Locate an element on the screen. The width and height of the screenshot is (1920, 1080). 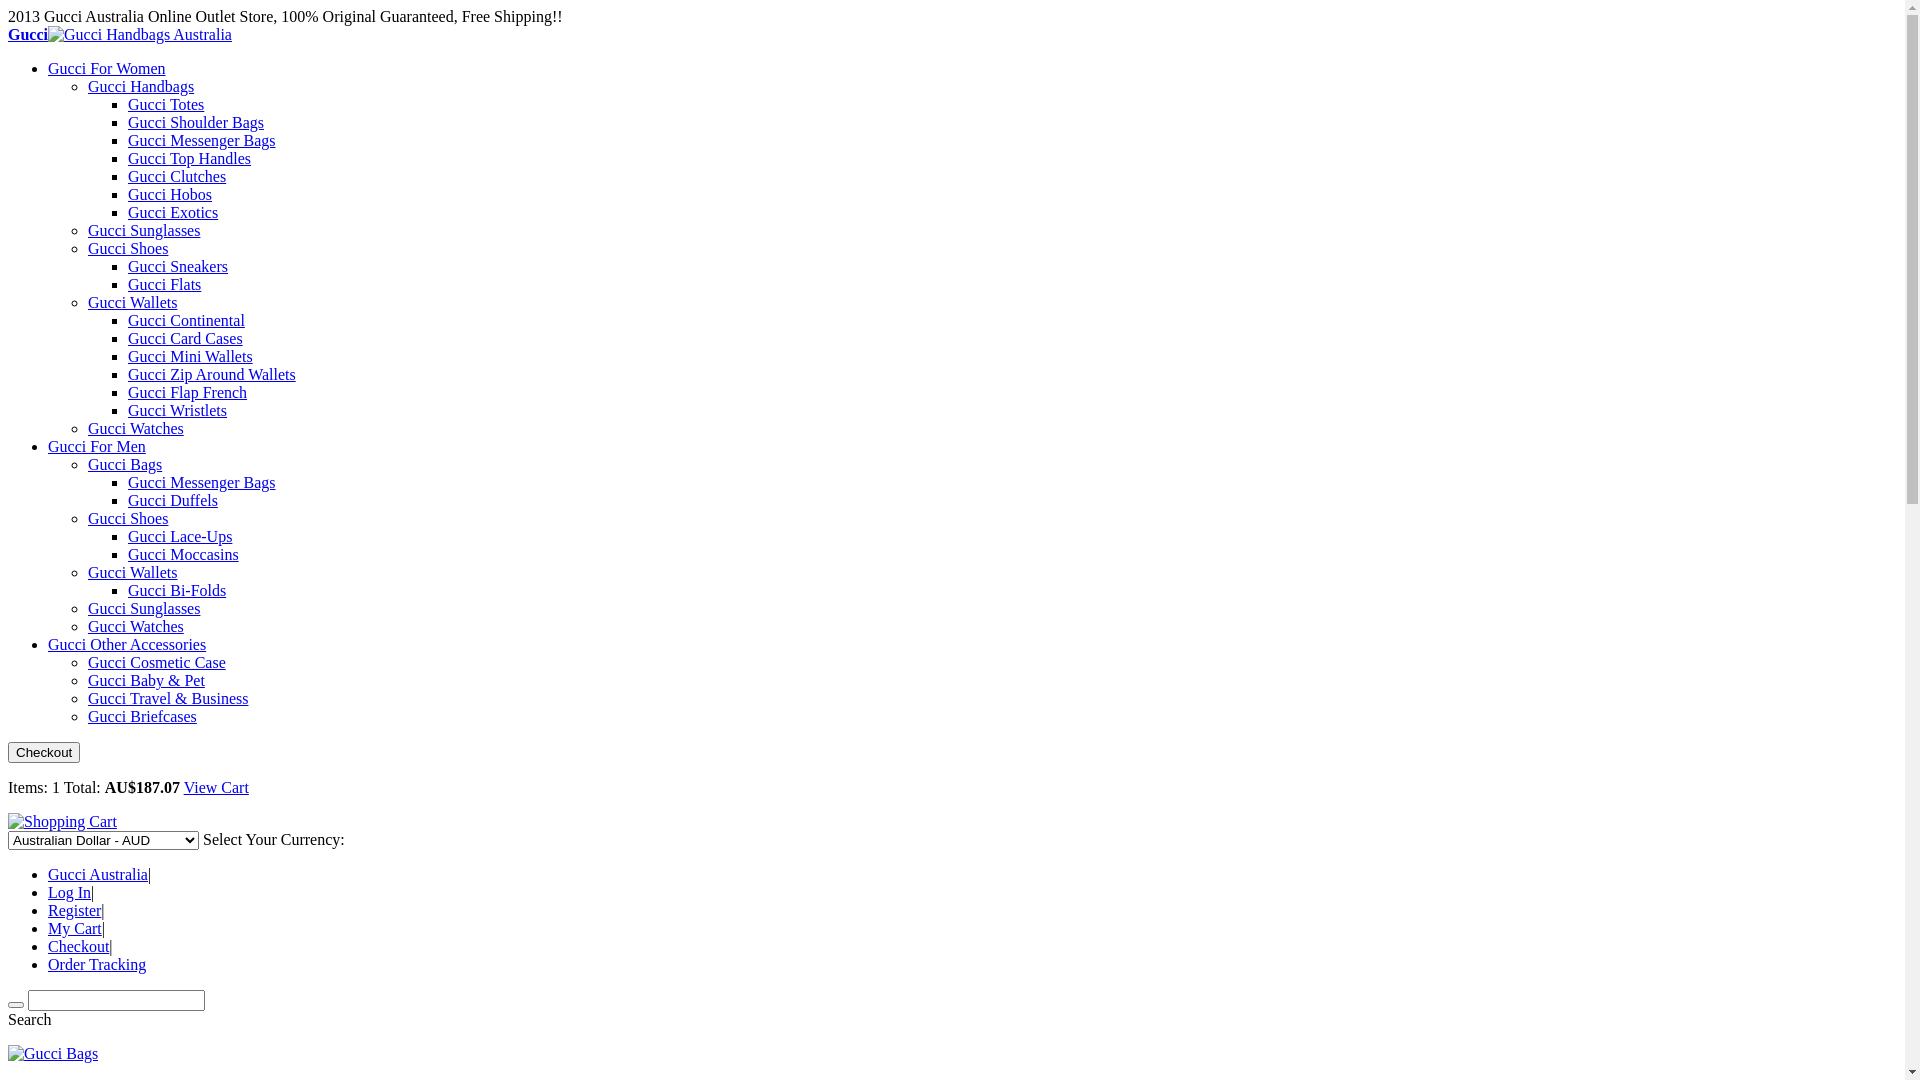
'Gucci Shoulder Bags' is located at coordinates (196, 122).